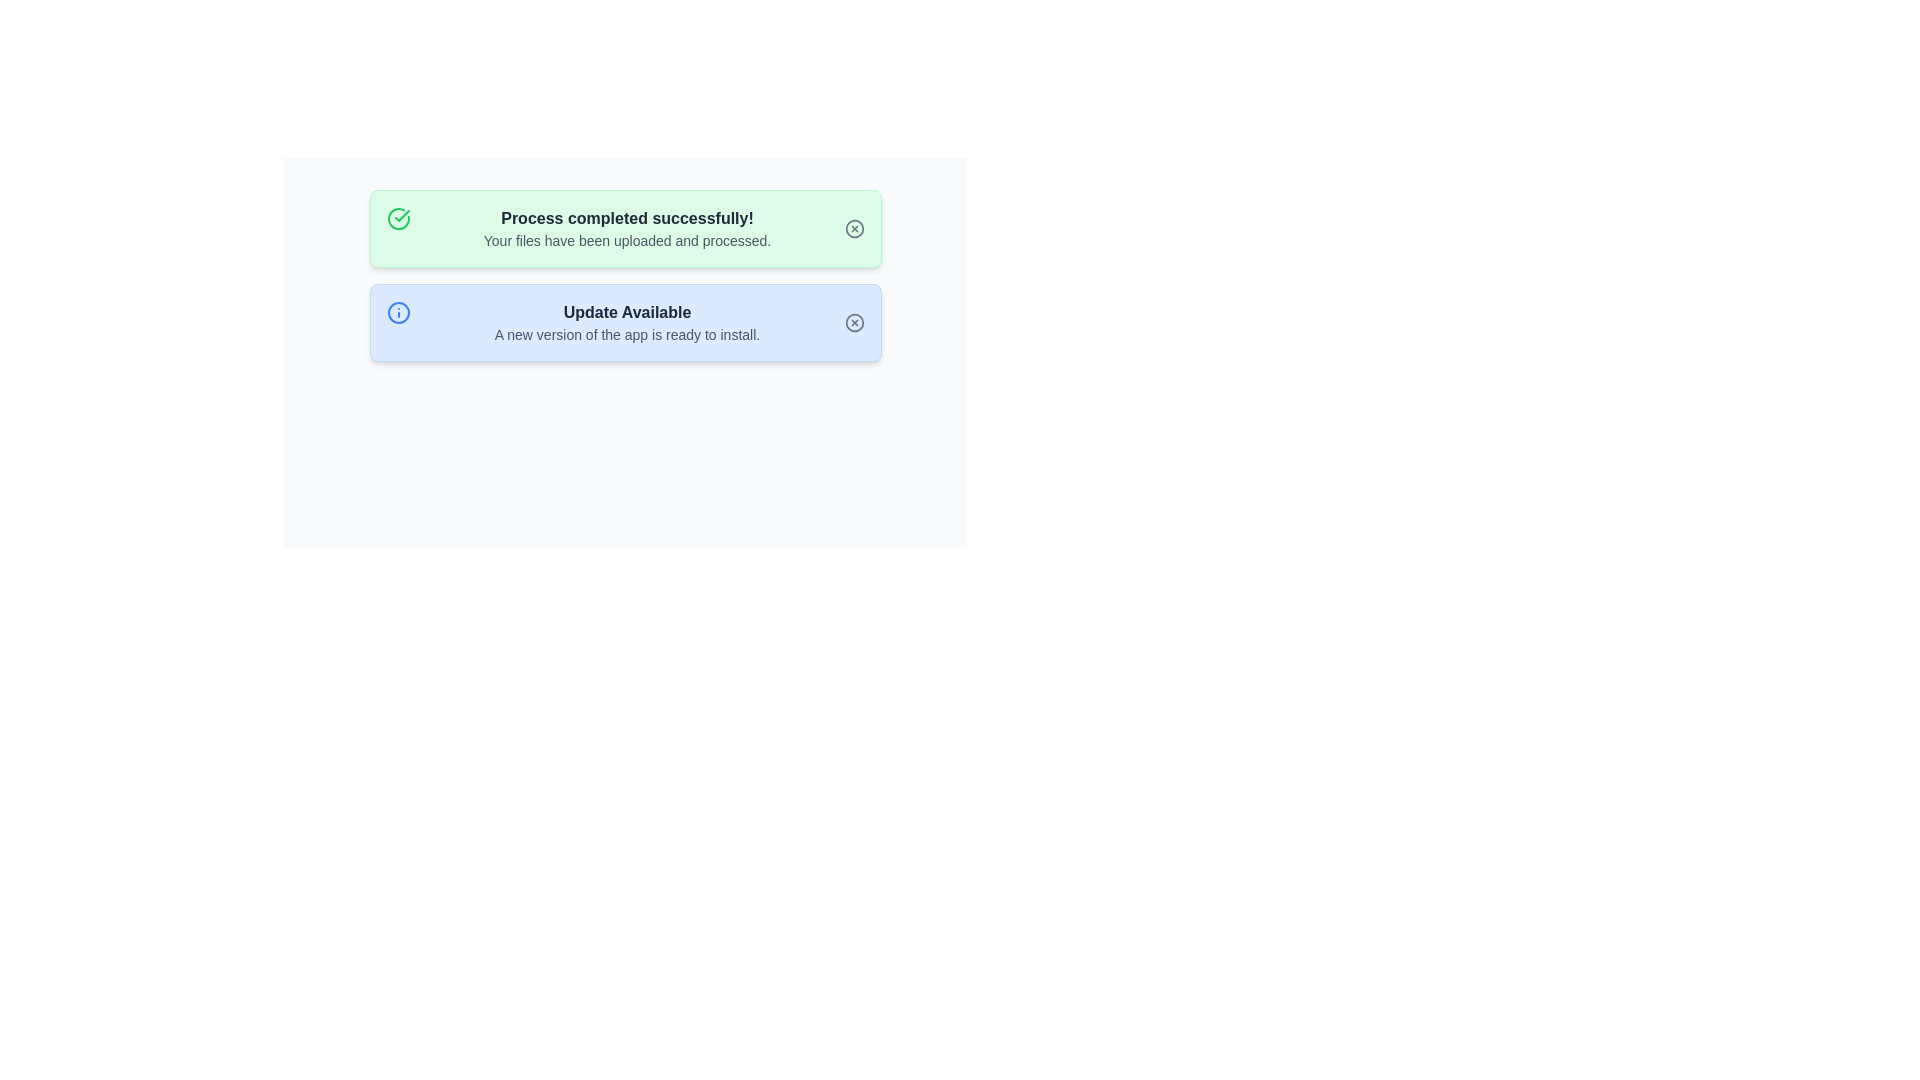  Describe the element at coordinates (624, 227) in the screenshot. I see `the success notification box indicating that files have been uploaded and processed, positioned above the 'Update Available' notification` at that location.